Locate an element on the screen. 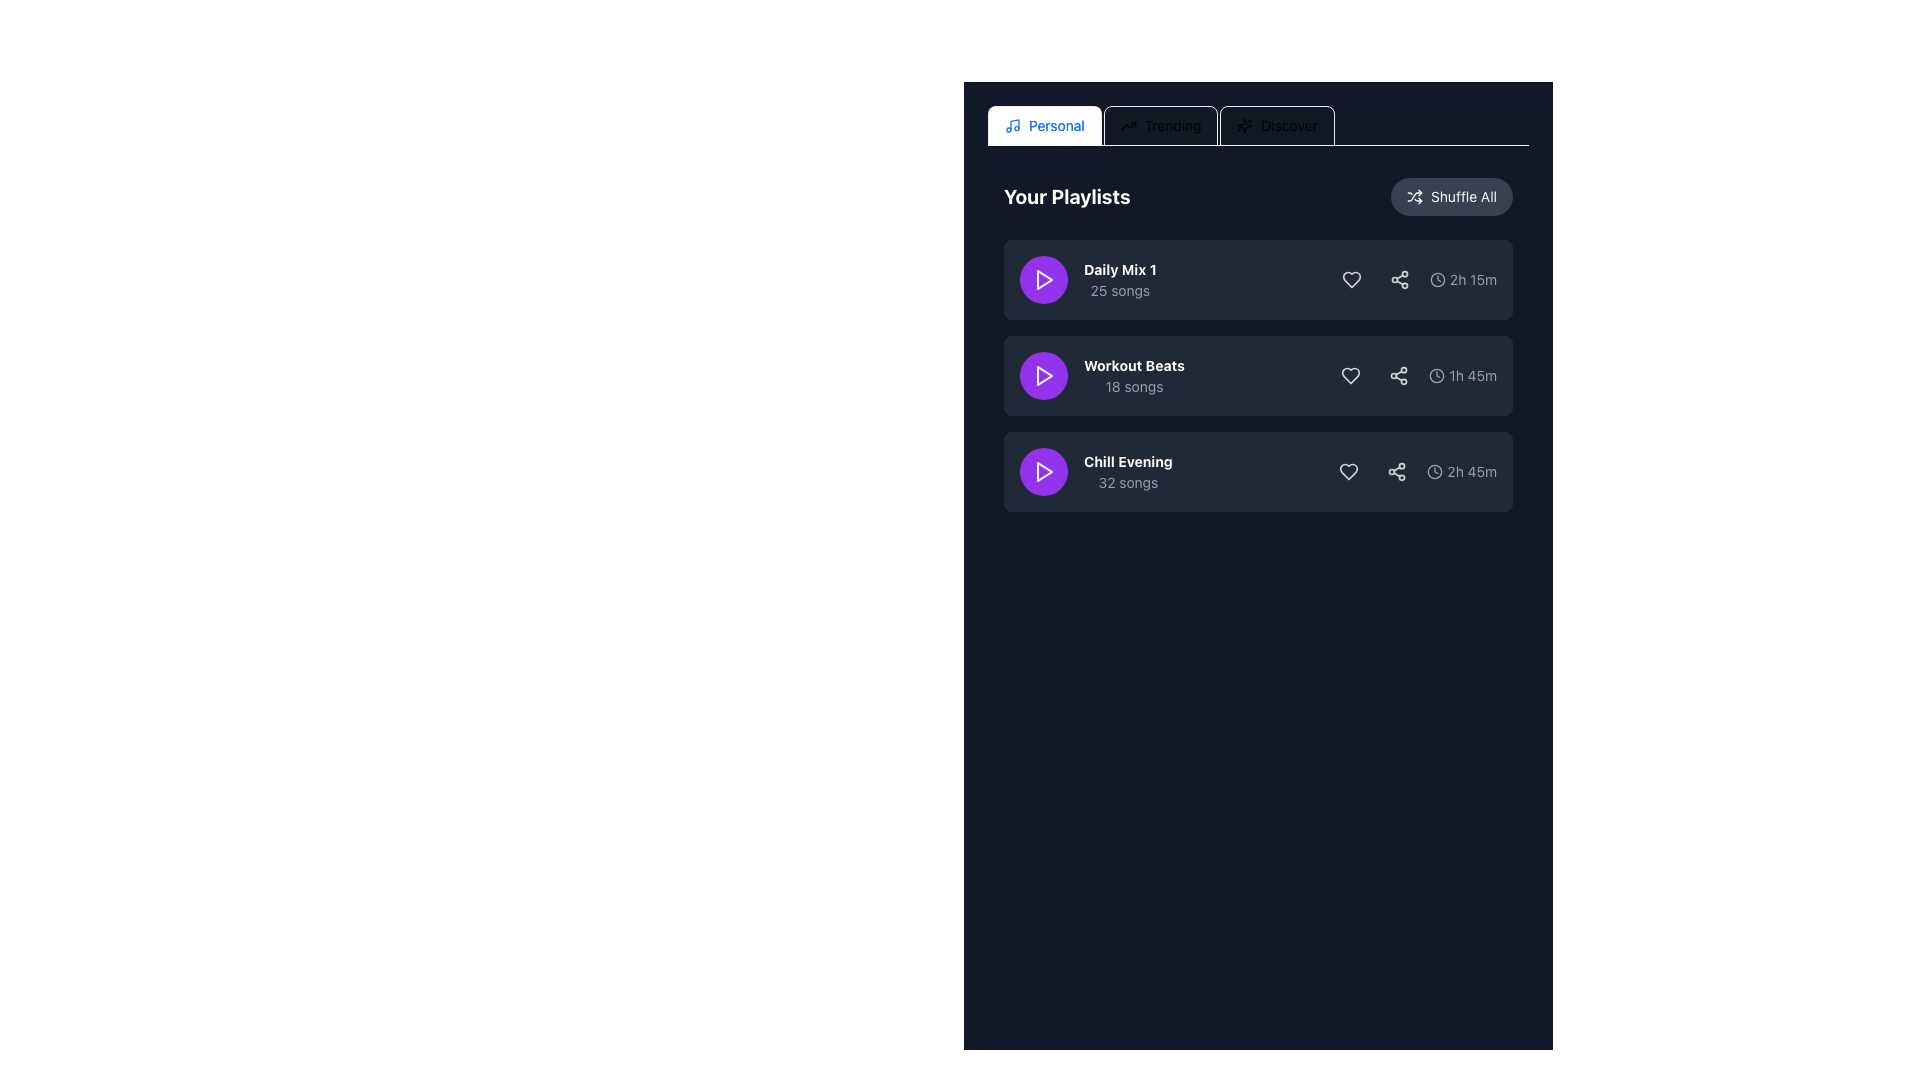 This screenshot has width=1920, height=1080. displayed text '2h 15m' from the text label with an icon that is styled in light gray color and located within the playlist entry for 'Daily Mix 1' is located at coordinates (1414, 280).